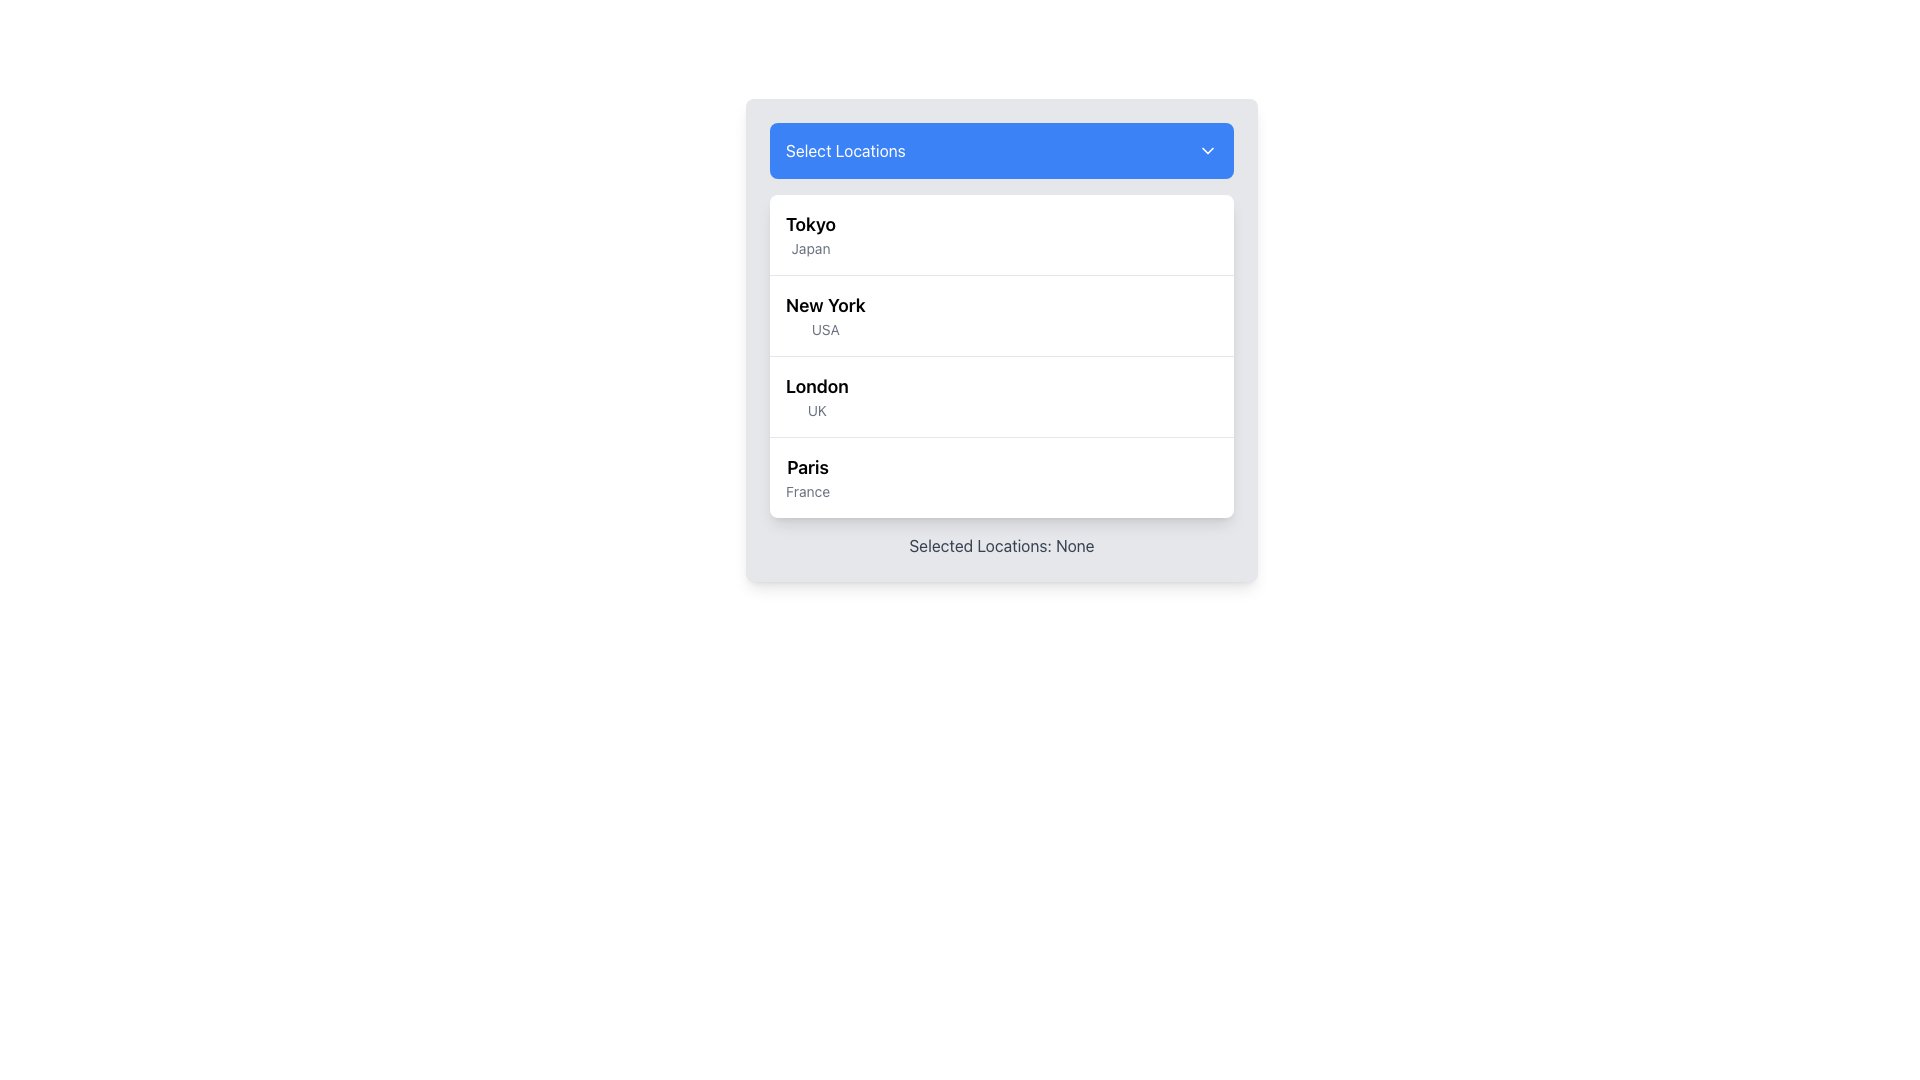  I want to click on the text label 'London' which is the third option in a vertical list of locations within the dropdown menu, styled with a large bold font, positioned between 'New York' and 'Paris', so click(817, 386).